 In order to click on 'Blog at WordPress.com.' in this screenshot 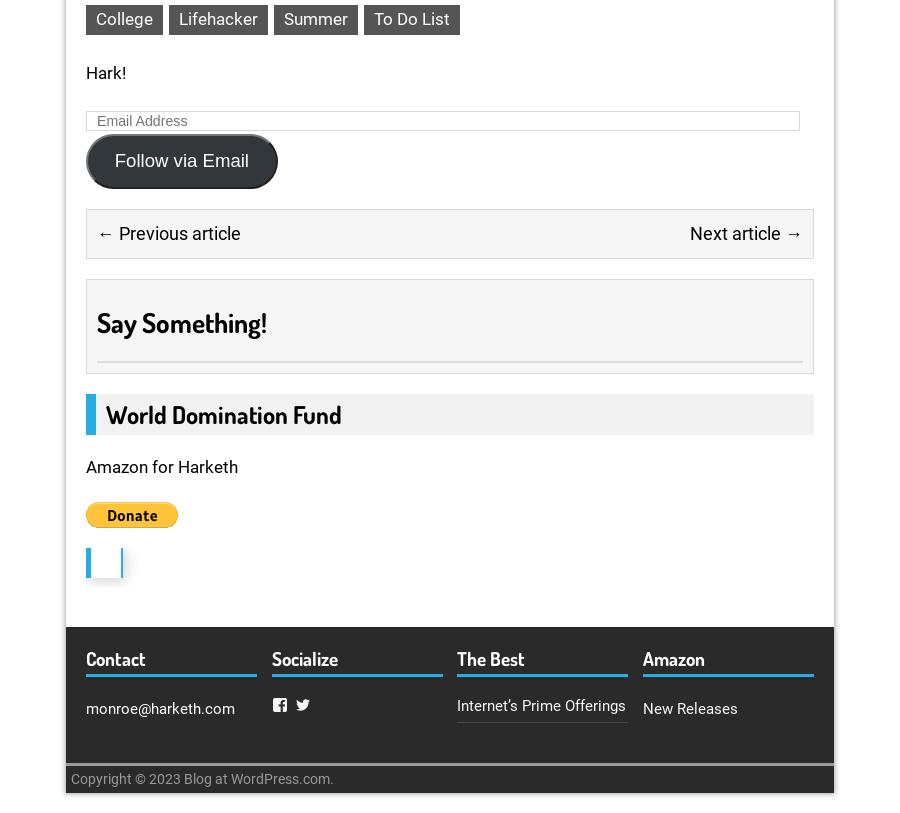, I will do `click(183, 779)`.